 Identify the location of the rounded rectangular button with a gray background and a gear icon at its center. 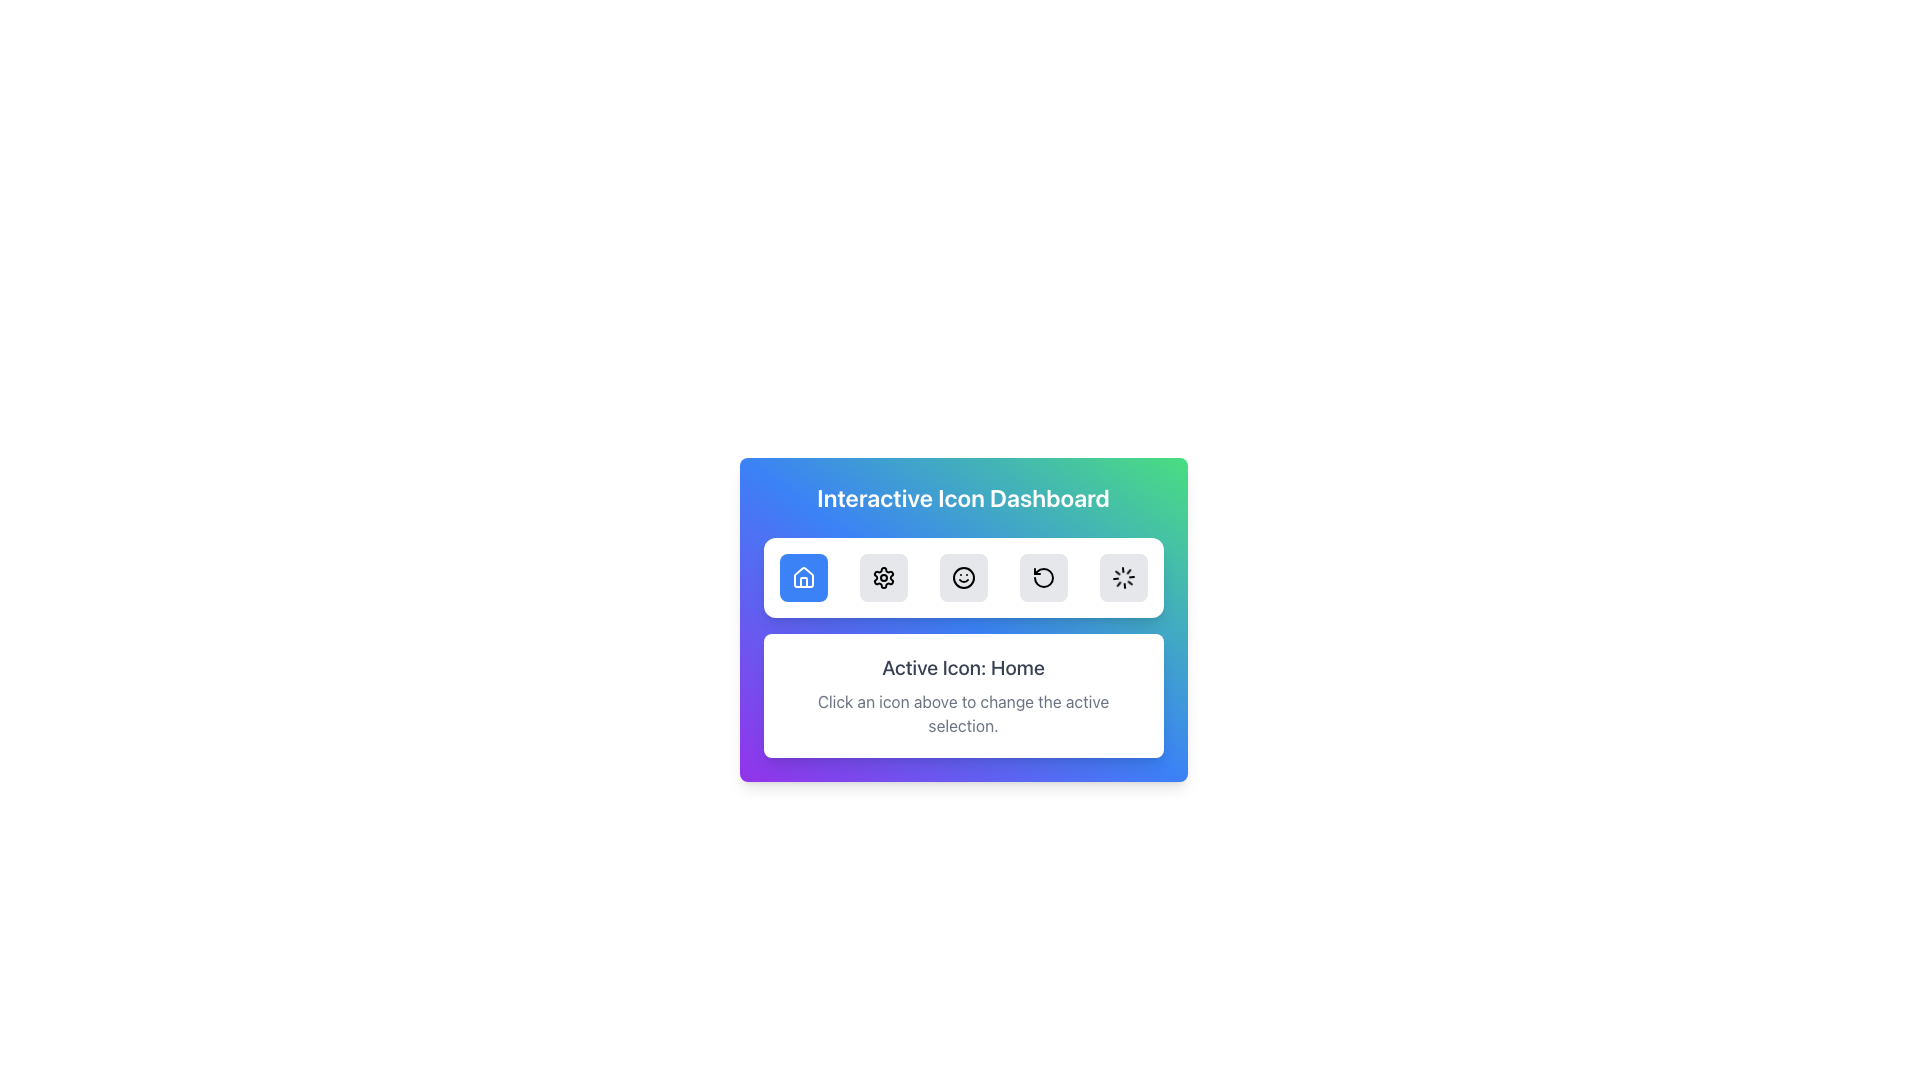
(882, 578).